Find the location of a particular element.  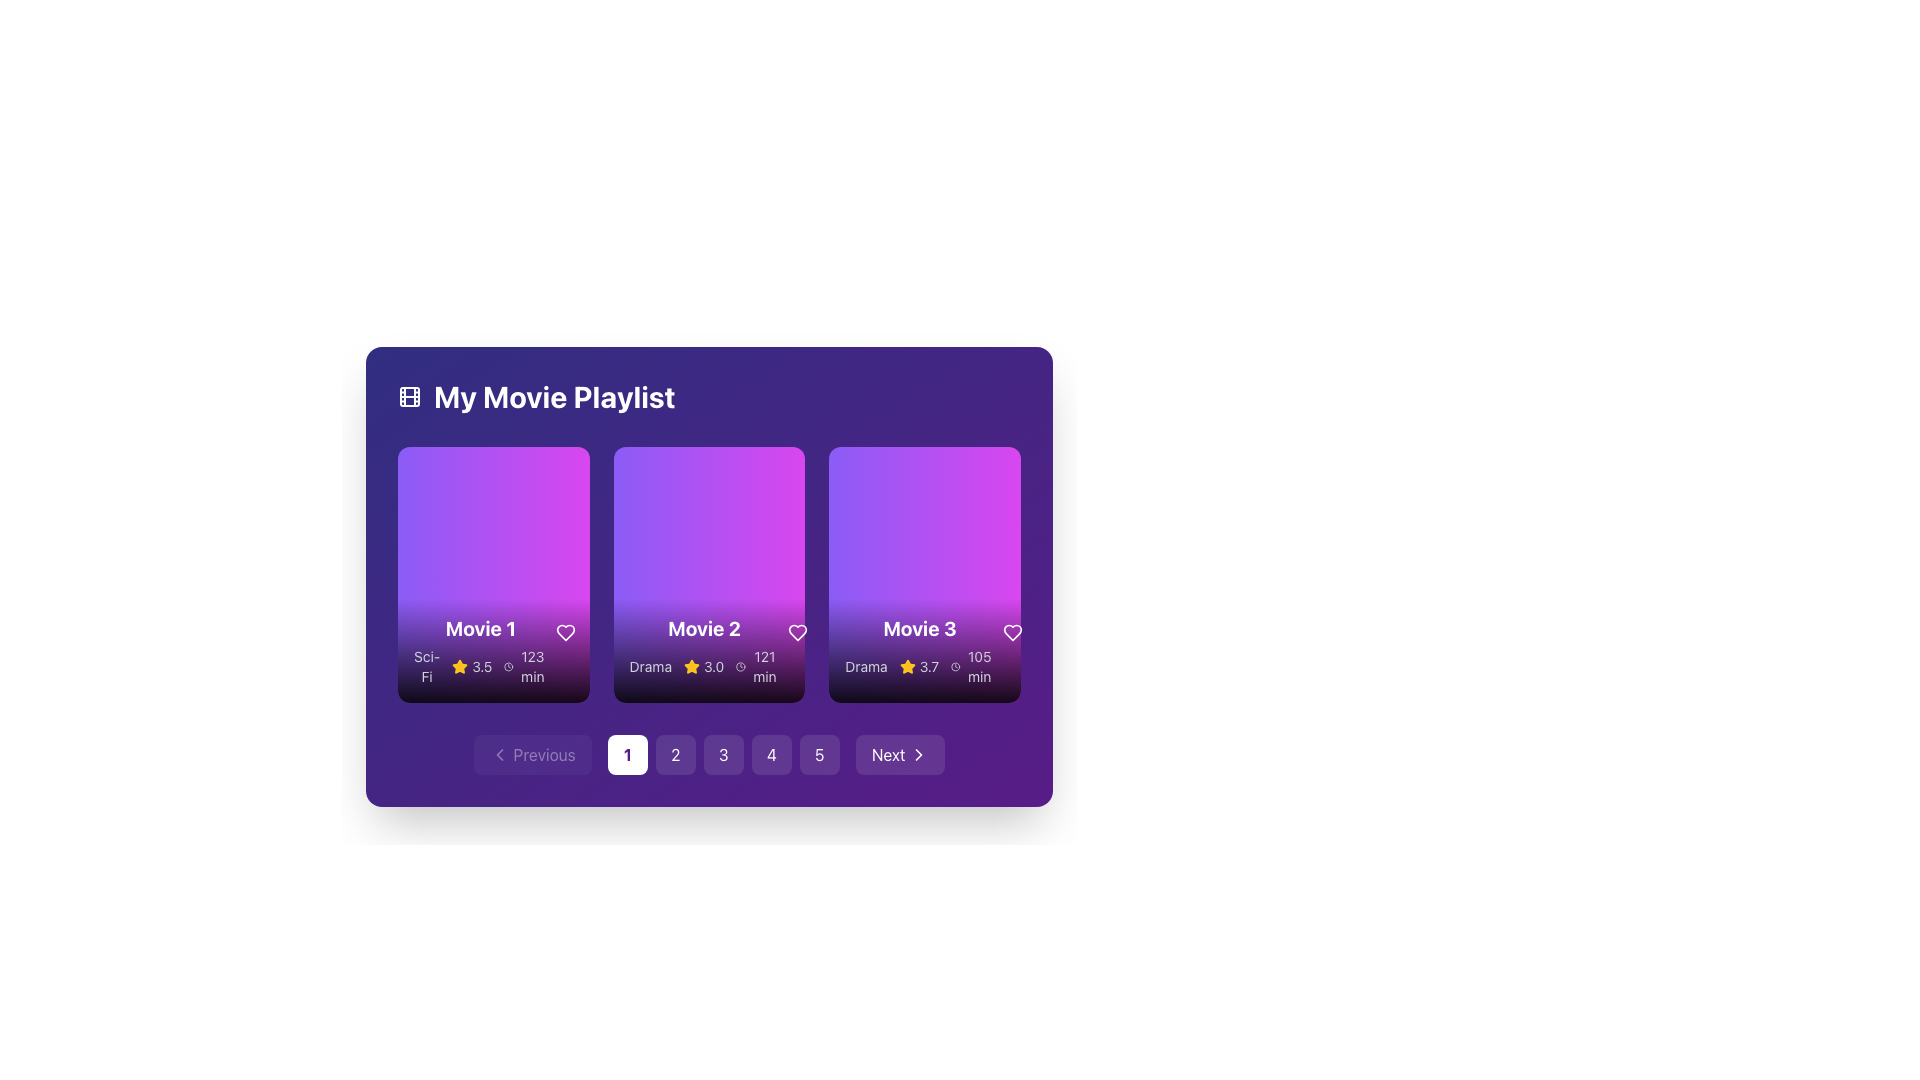

the 'Next' icon within the pagination controls is located at coordinates (918, 755).